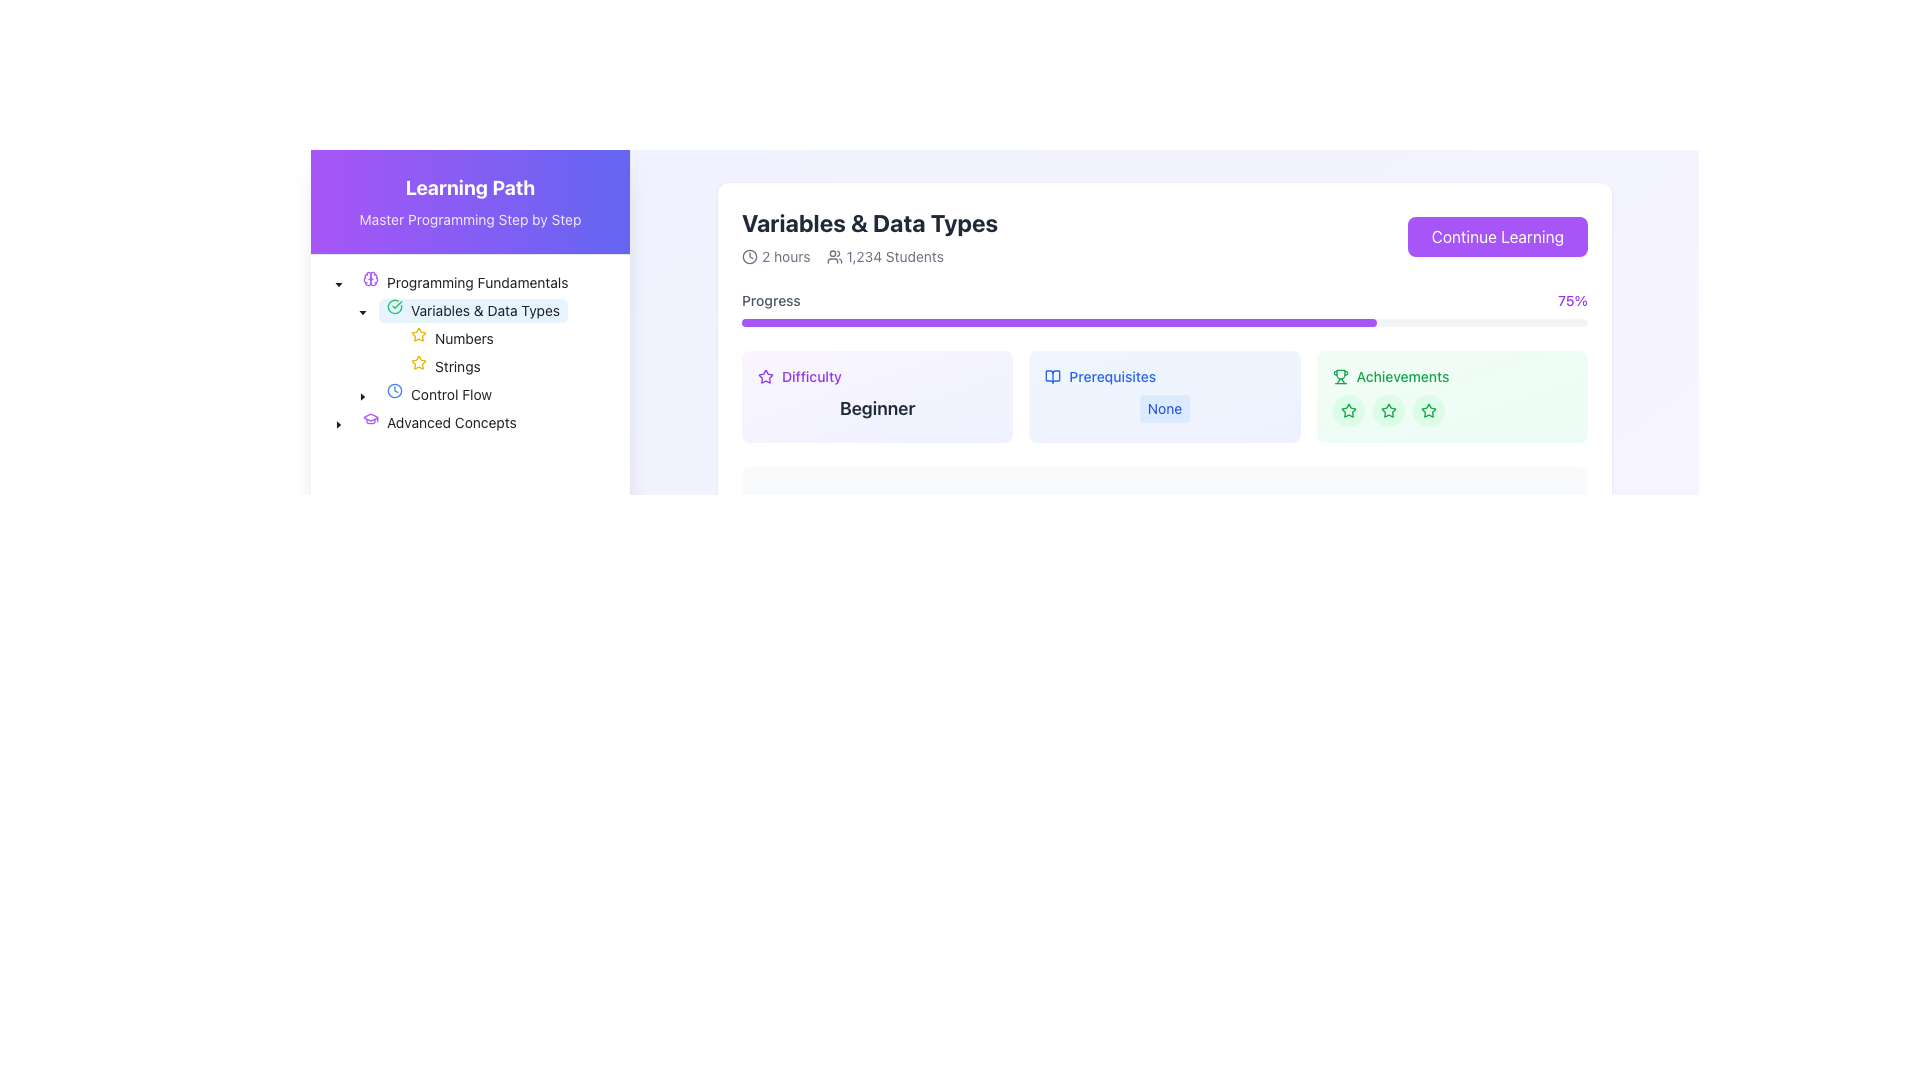 The image size is (1920, 1080). I want to click on the star-shaped icon with a green outer border in the 'Achievements' section to highlight the related area, so click(1427, 410).